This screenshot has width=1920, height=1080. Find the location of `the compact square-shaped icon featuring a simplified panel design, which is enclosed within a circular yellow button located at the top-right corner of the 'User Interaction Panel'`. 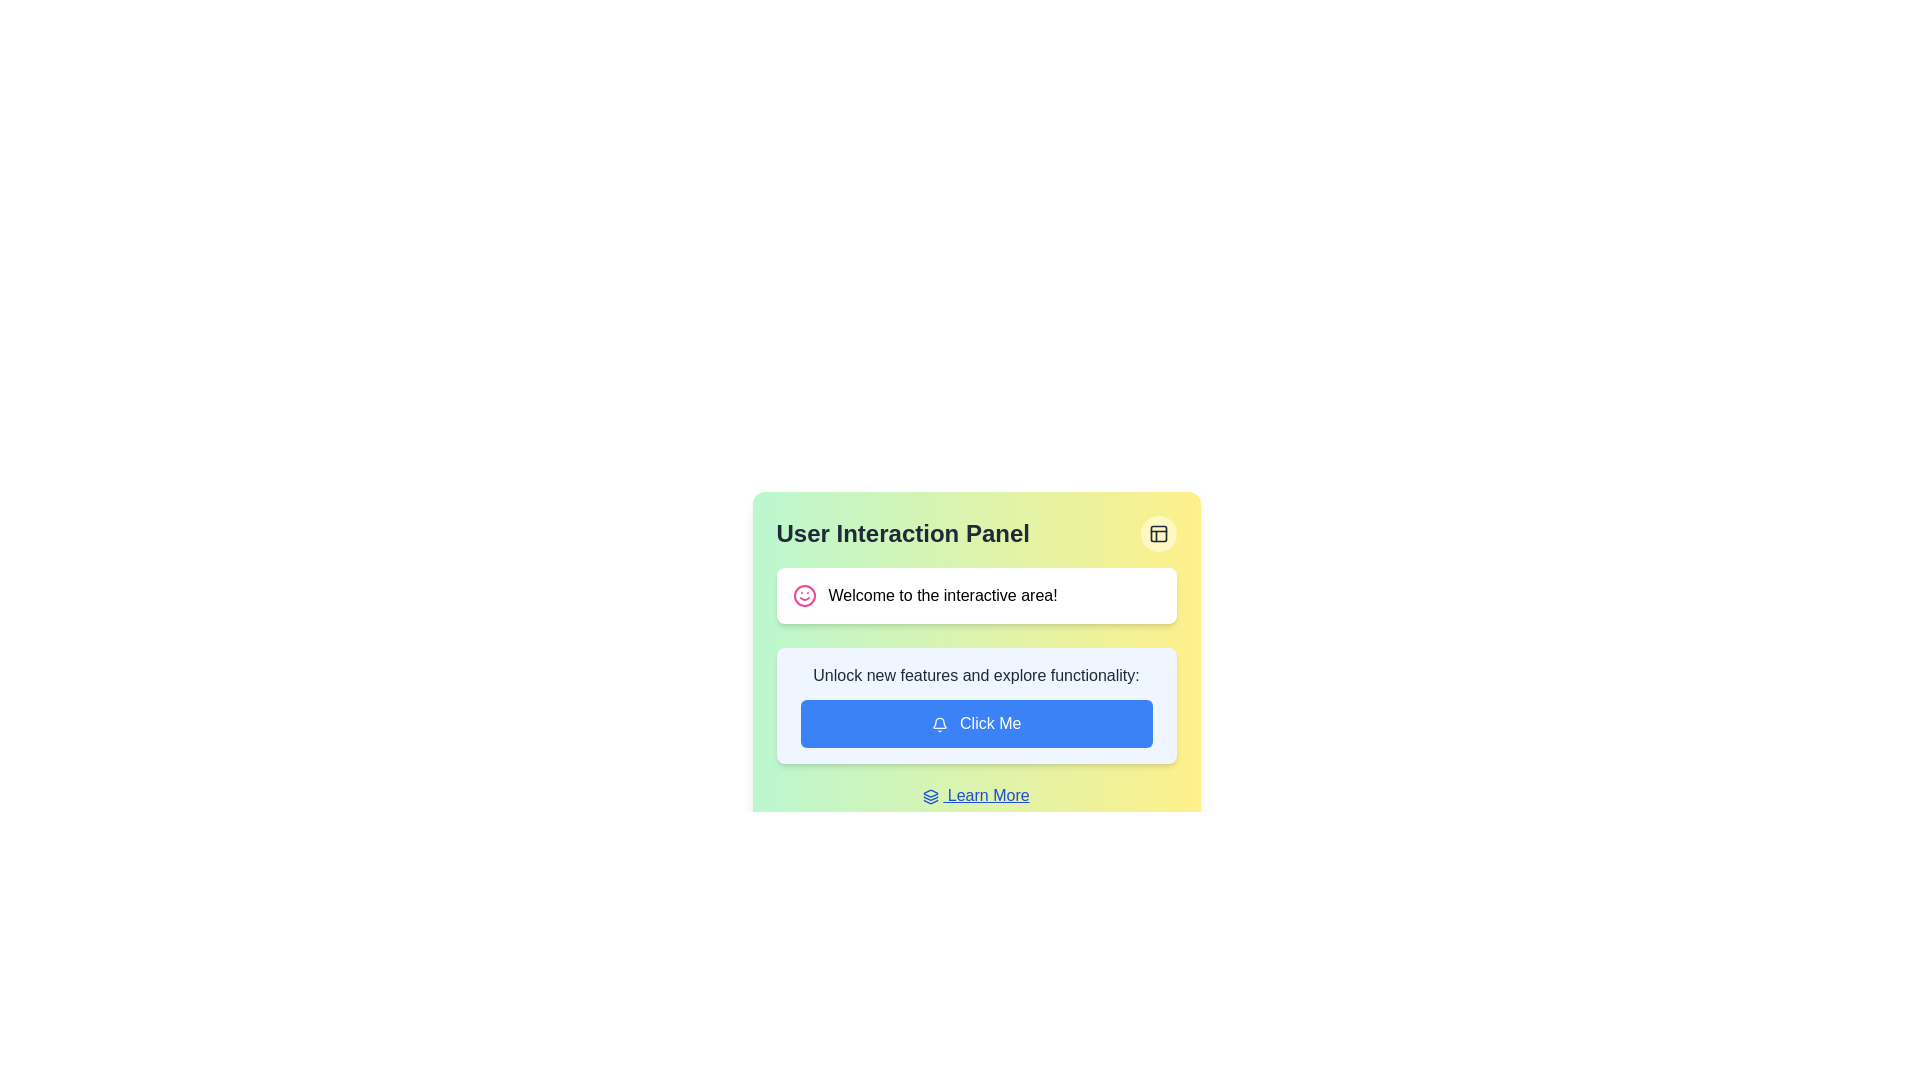

the compact square-shaped icon featuring a simplified panel design, which is enclosed within a circular yellow button located at the top-right corner of the 'User Interaction Panel' is located at coordinates (1158, 532).